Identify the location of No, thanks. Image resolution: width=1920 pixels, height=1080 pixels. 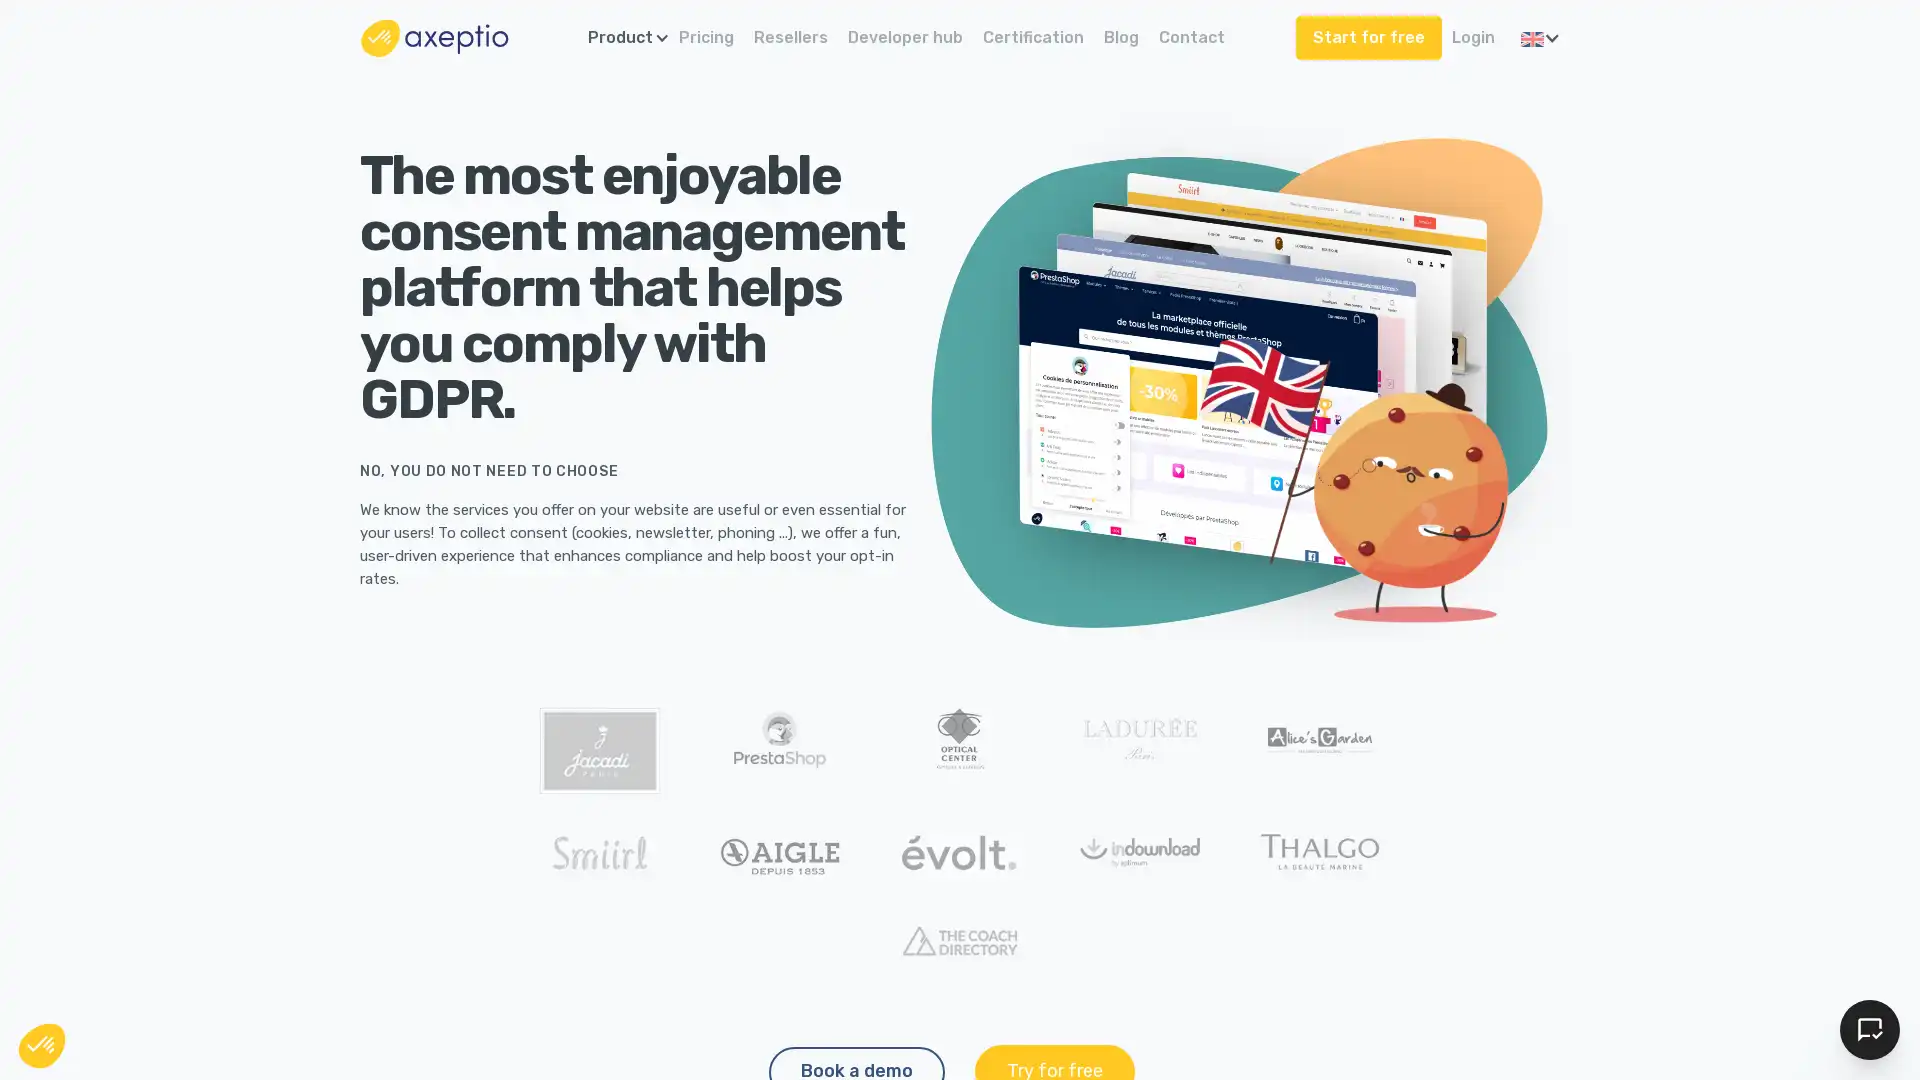
(89, 969).